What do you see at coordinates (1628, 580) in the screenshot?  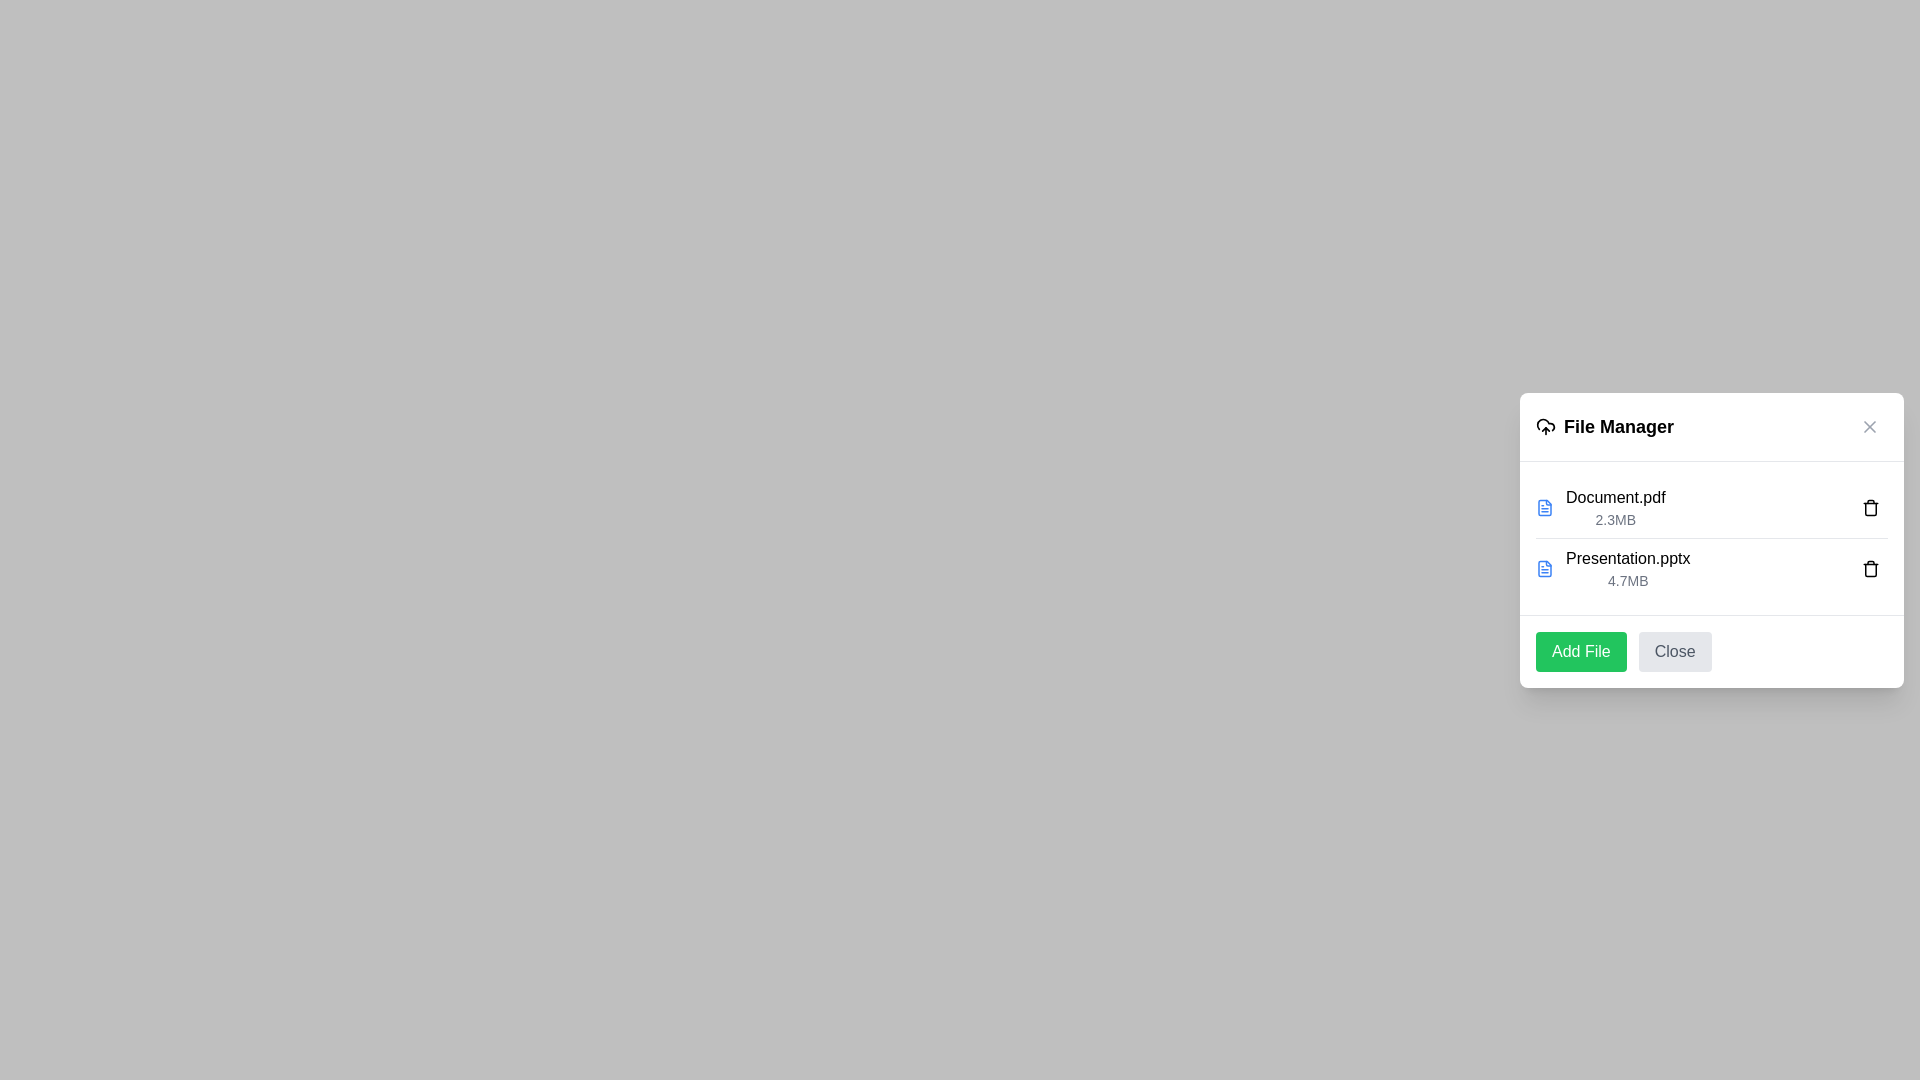 I see `text content of the file size label displaying '4.7MB', which is styled in a gray and small font, located under the file name 'Presentation.pptx' in the file manager interface` at bounding box center [1628, 580].